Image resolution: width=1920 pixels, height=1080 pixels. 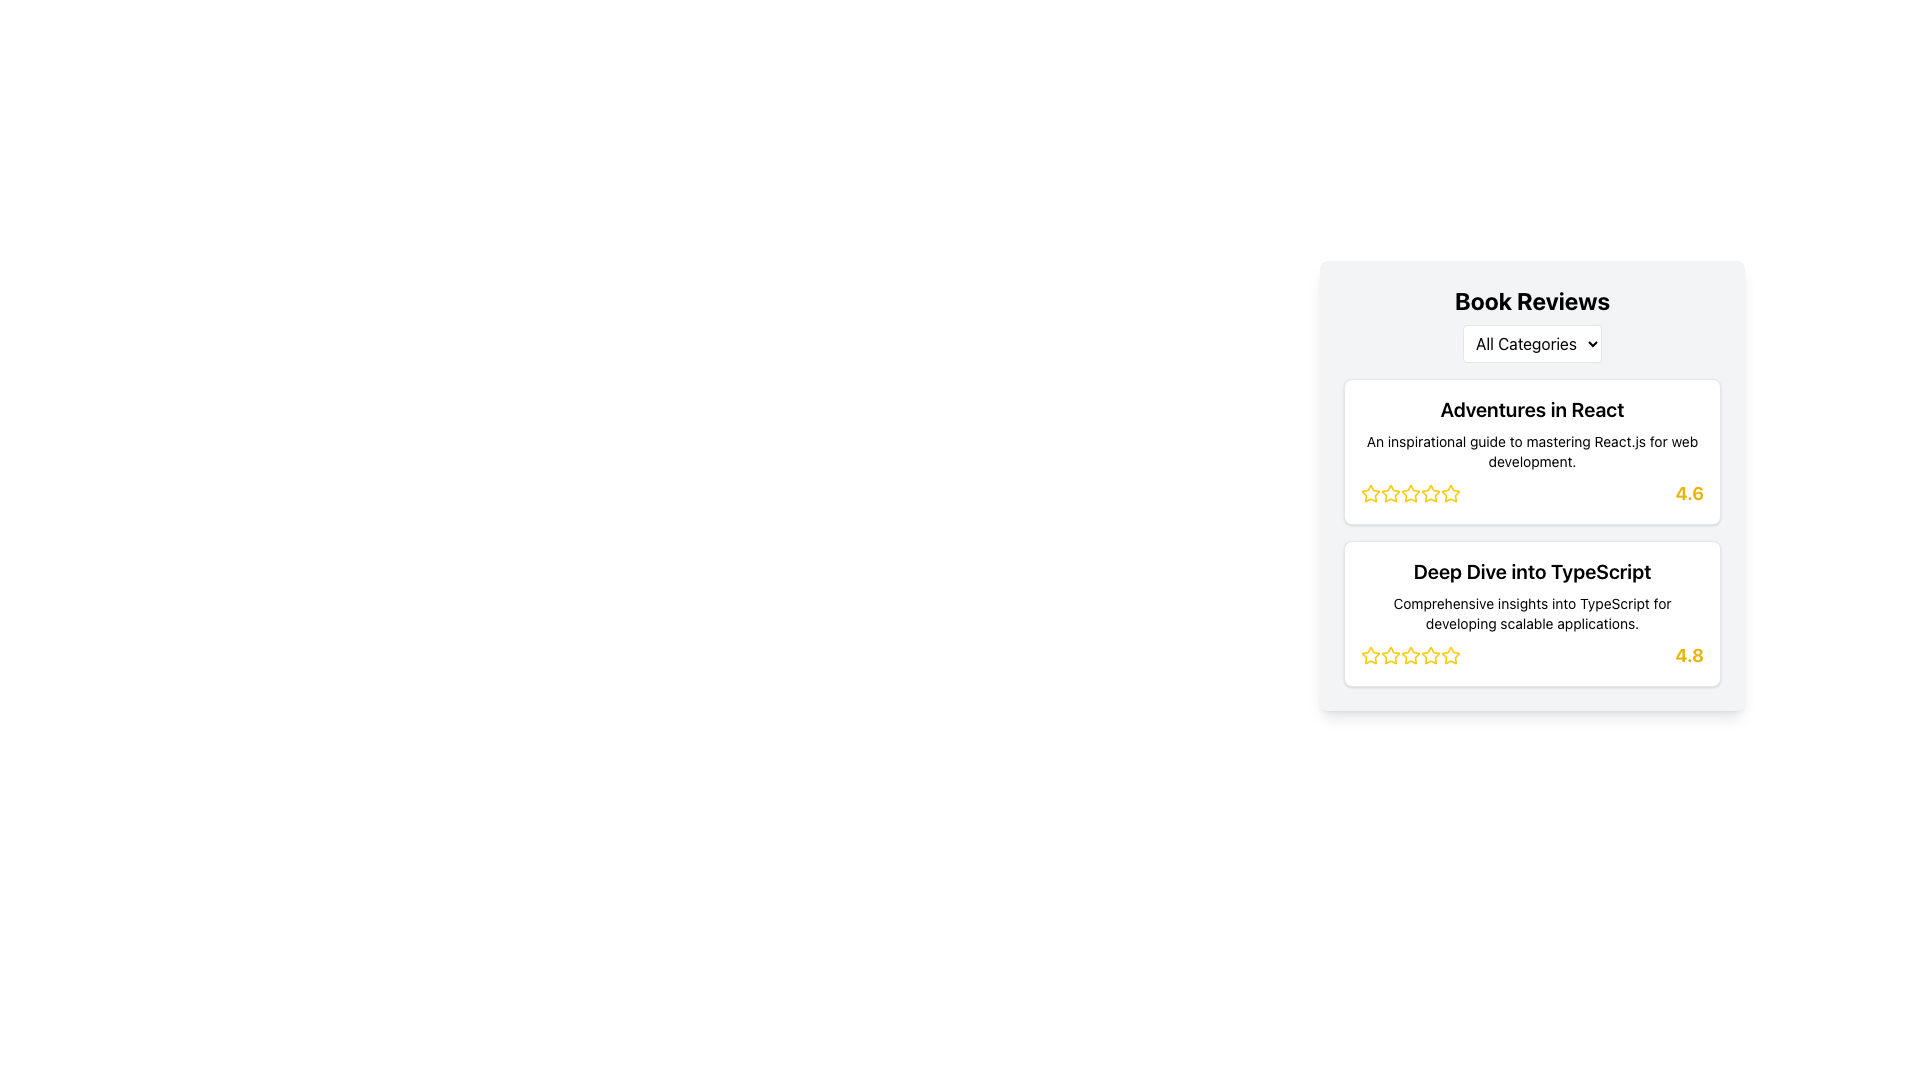 I want to click on the third star icon in the rating section under the 'Deep Dive into TypeScript' card, so click(x=1410, y=655).